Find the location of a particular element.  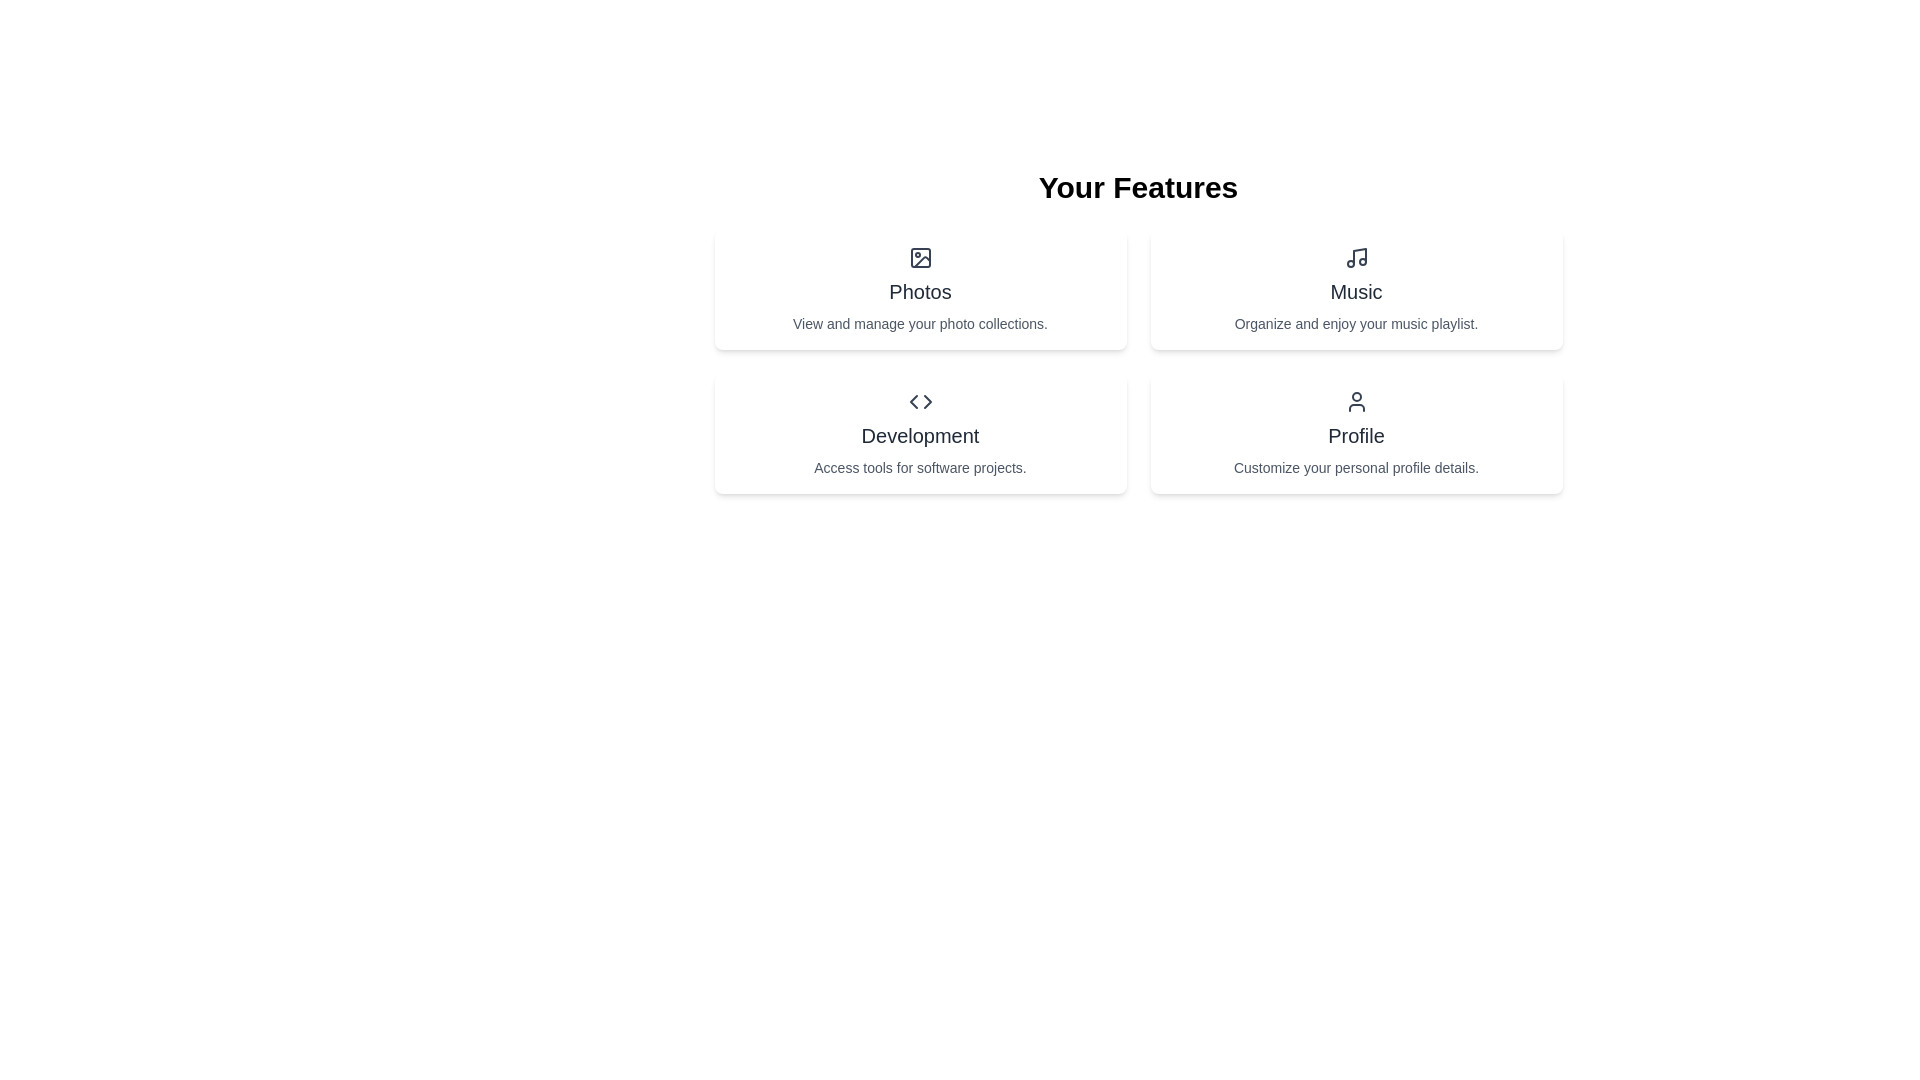

the 'Music' icon located at the top center of the card, which is directly above the text 'Music' is located at coordinates (1356, 257).